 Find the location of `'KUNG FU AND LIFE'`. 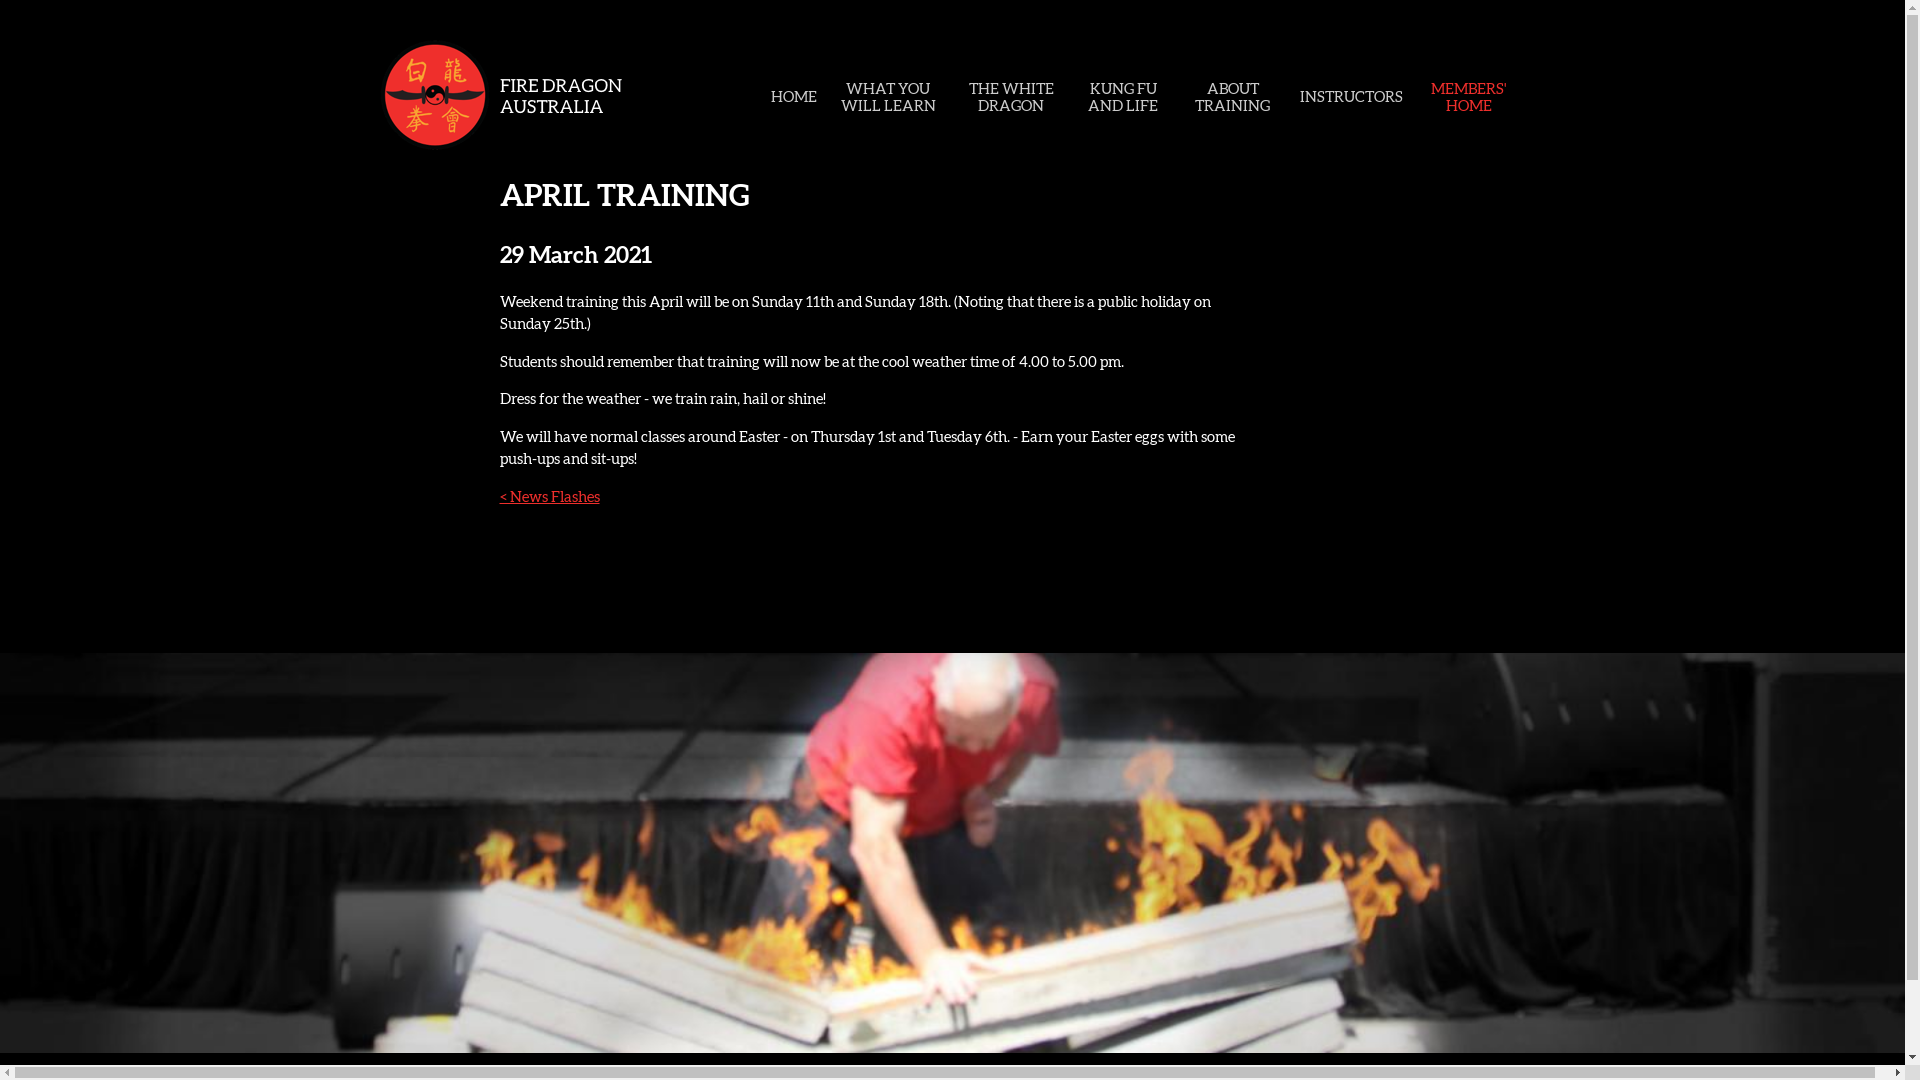

'KUNG FU AND LIFE' is located at coordinates (1123, 96).